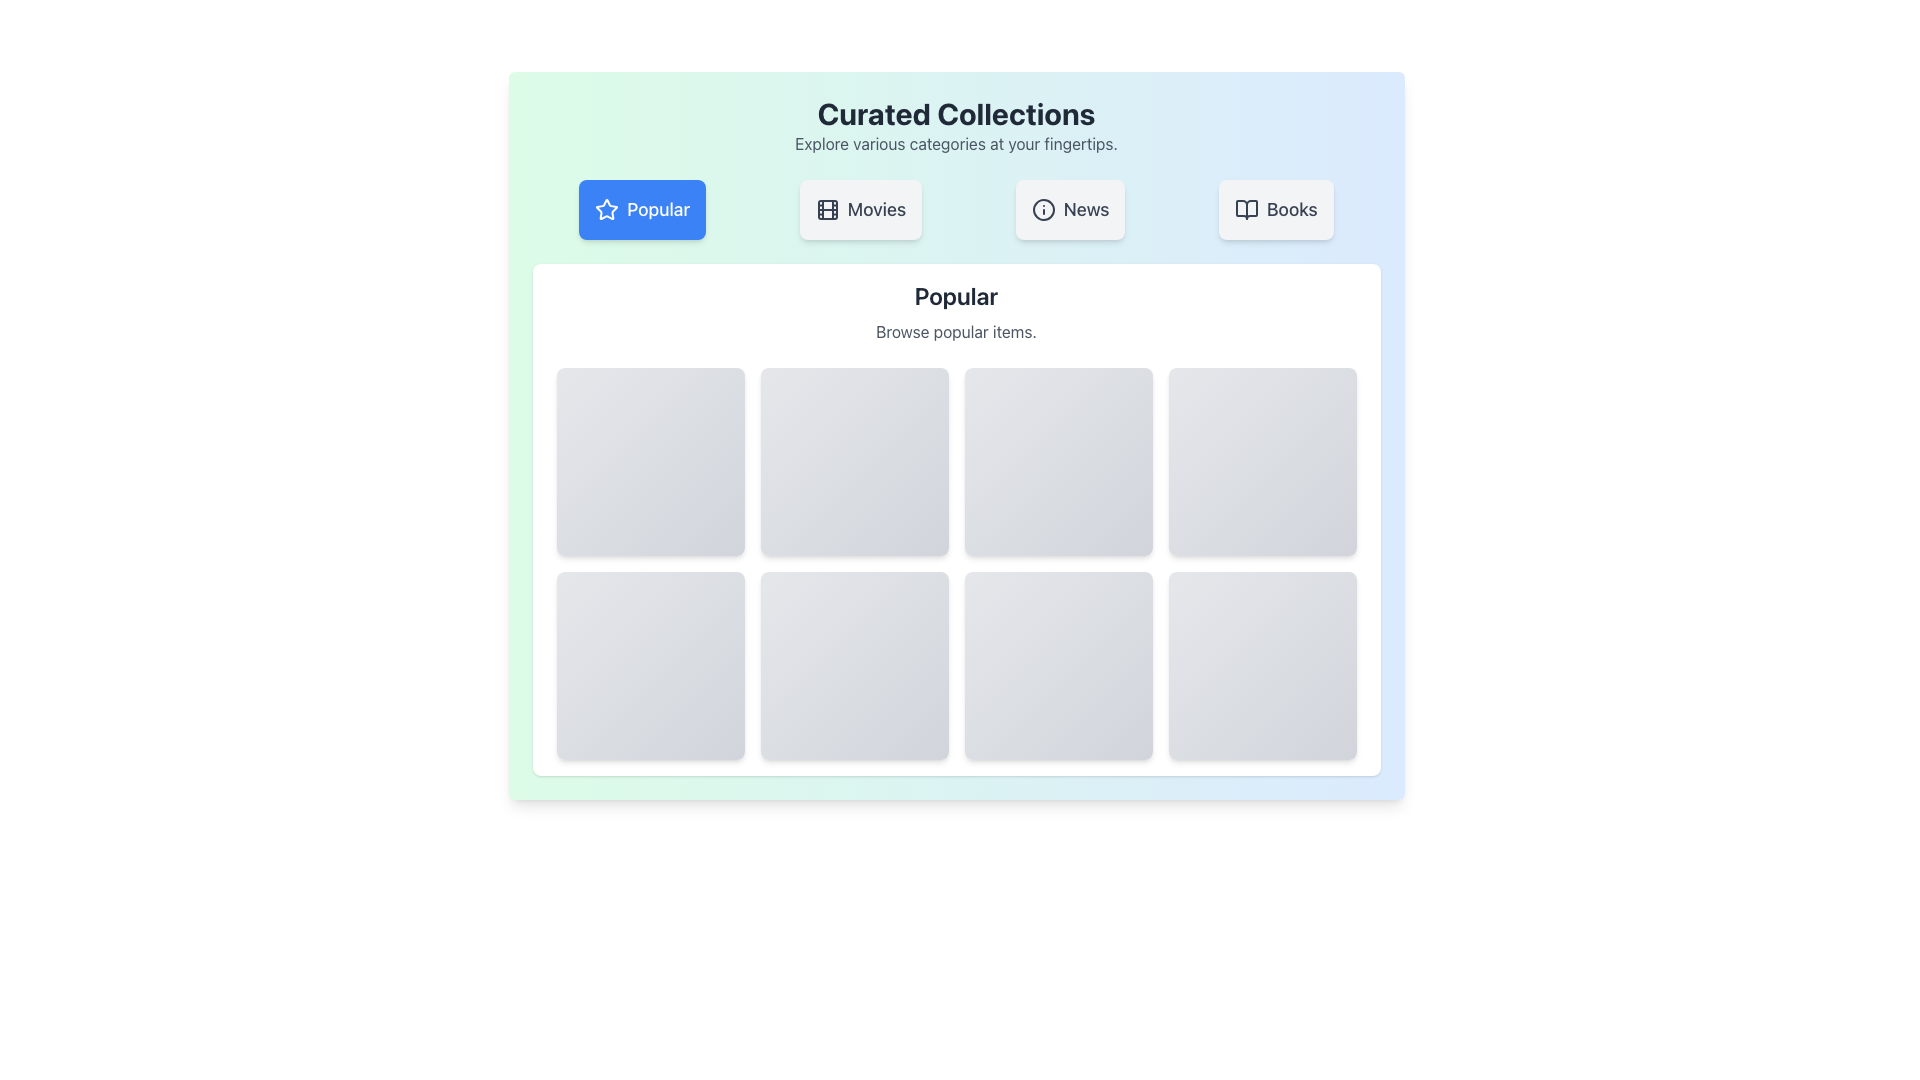  I want to click on the interactive panel, so click(1057, 666).